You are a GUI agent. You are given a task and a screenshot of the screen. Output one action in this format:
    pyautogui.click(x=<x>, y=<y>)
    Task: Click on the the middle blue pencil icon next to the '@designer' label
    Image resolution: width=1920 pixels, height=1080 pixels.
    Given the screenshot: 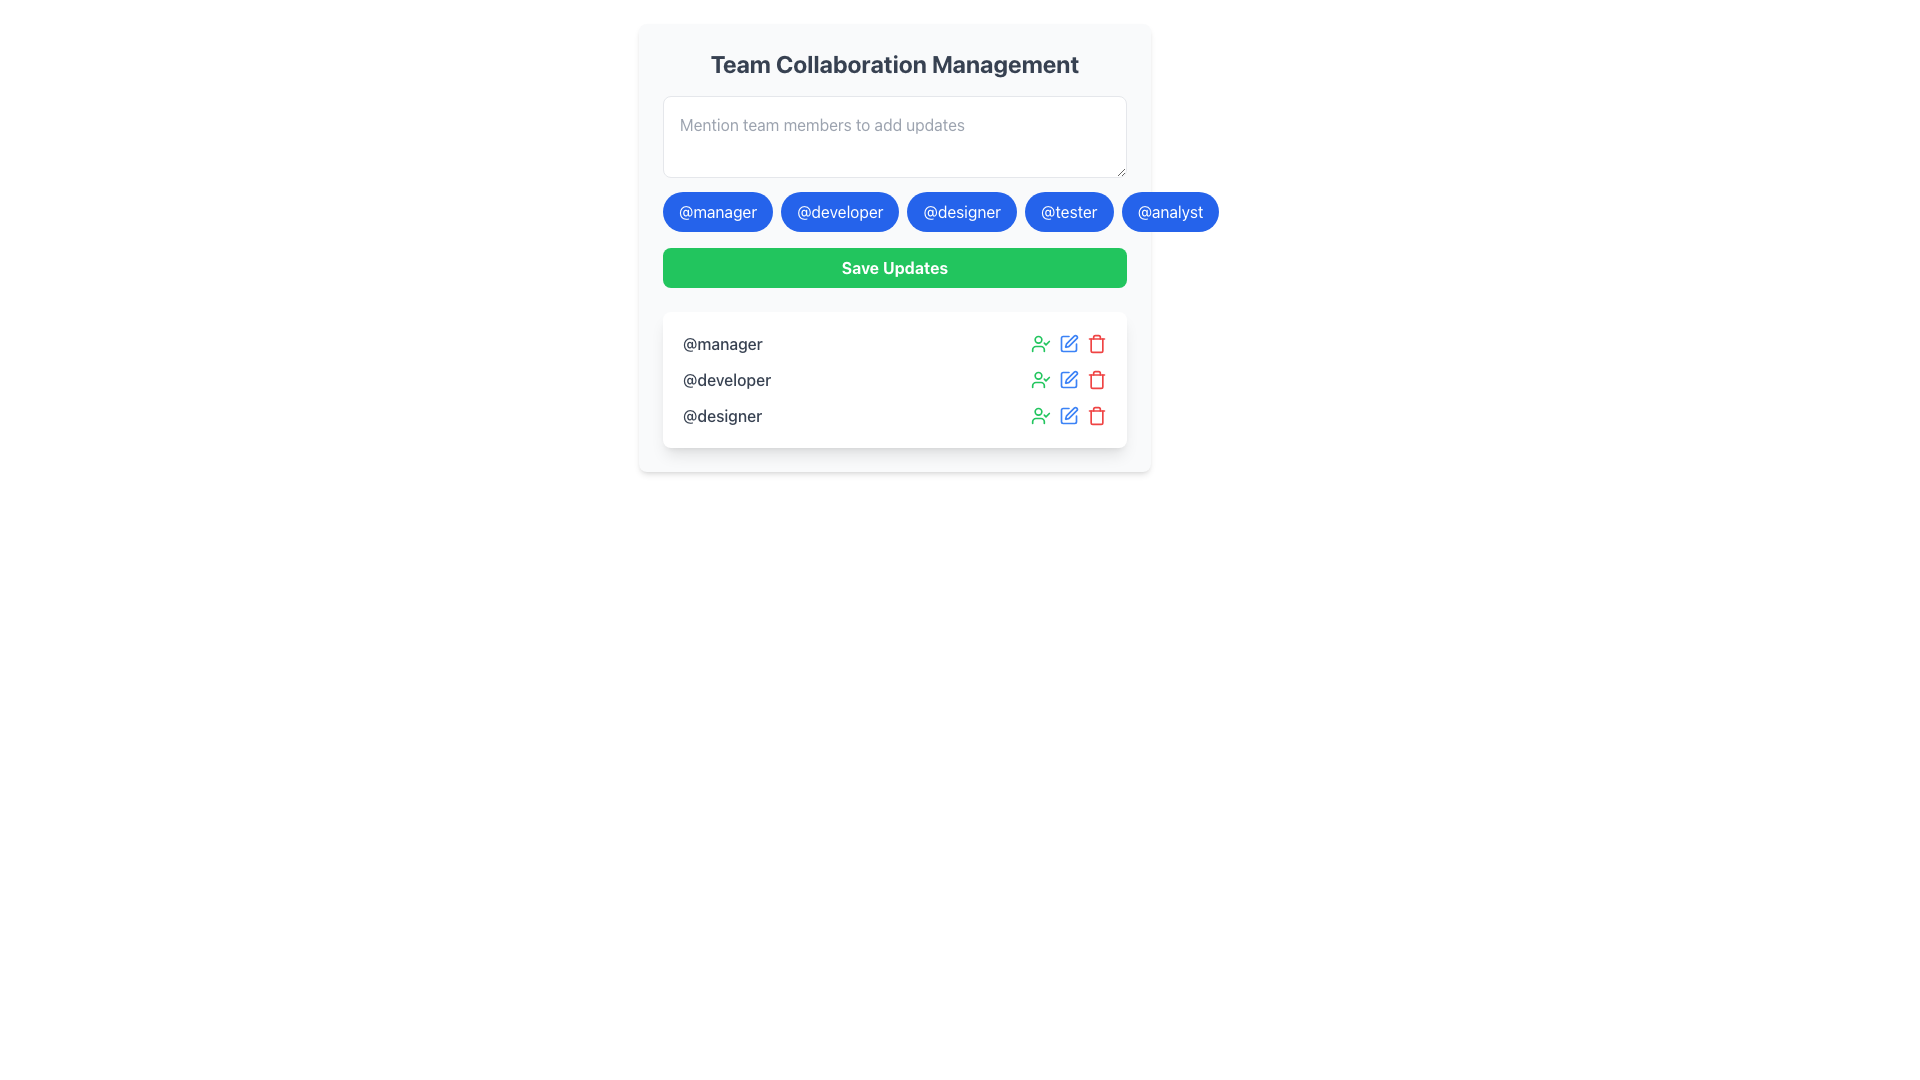 What is the action you would take?
    pyautogui.click(x=1068, y=415)
    